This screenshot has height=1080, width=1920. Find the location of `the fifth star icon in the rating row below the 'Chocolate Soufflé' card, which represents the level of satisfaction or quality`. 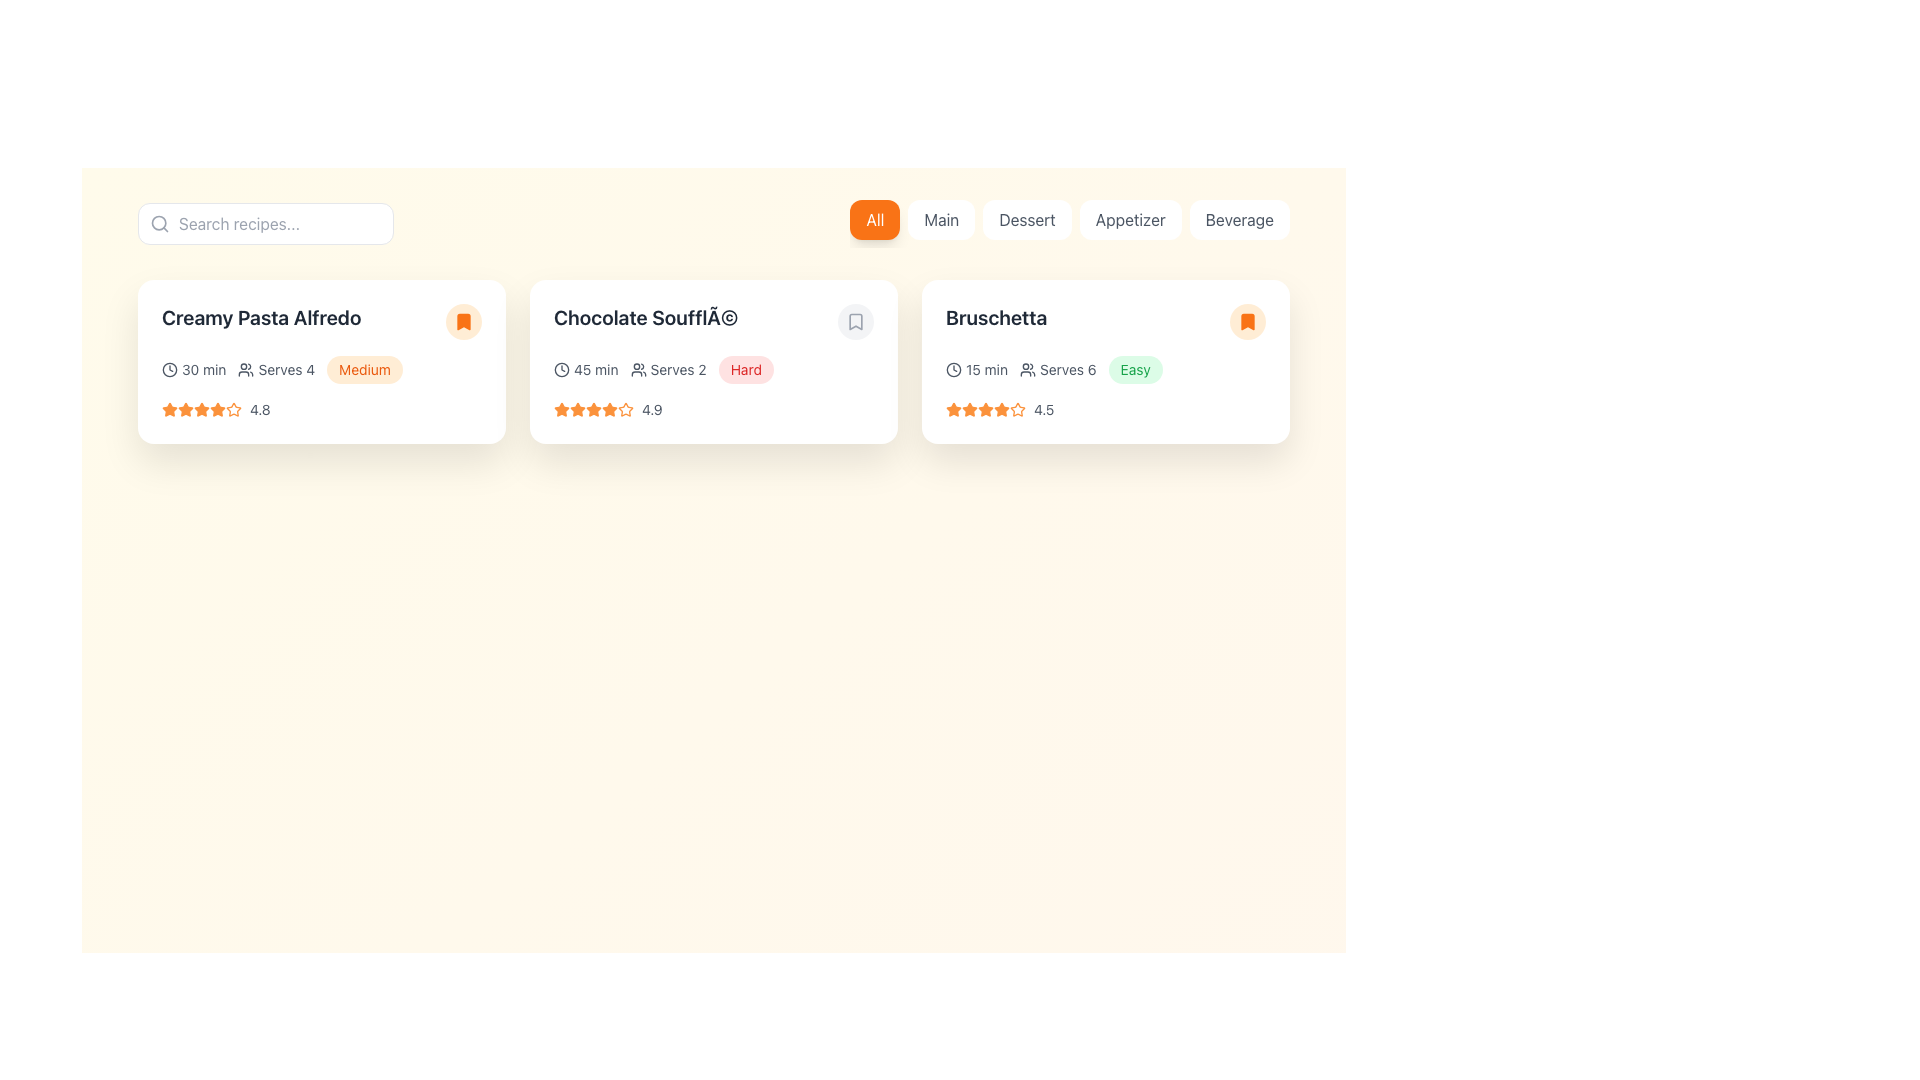

the fifth star icon in the rating row below the 'Chocolate Soufflé' card, which represents the level of satisfaction or quality is located at coordinates (624, 408).